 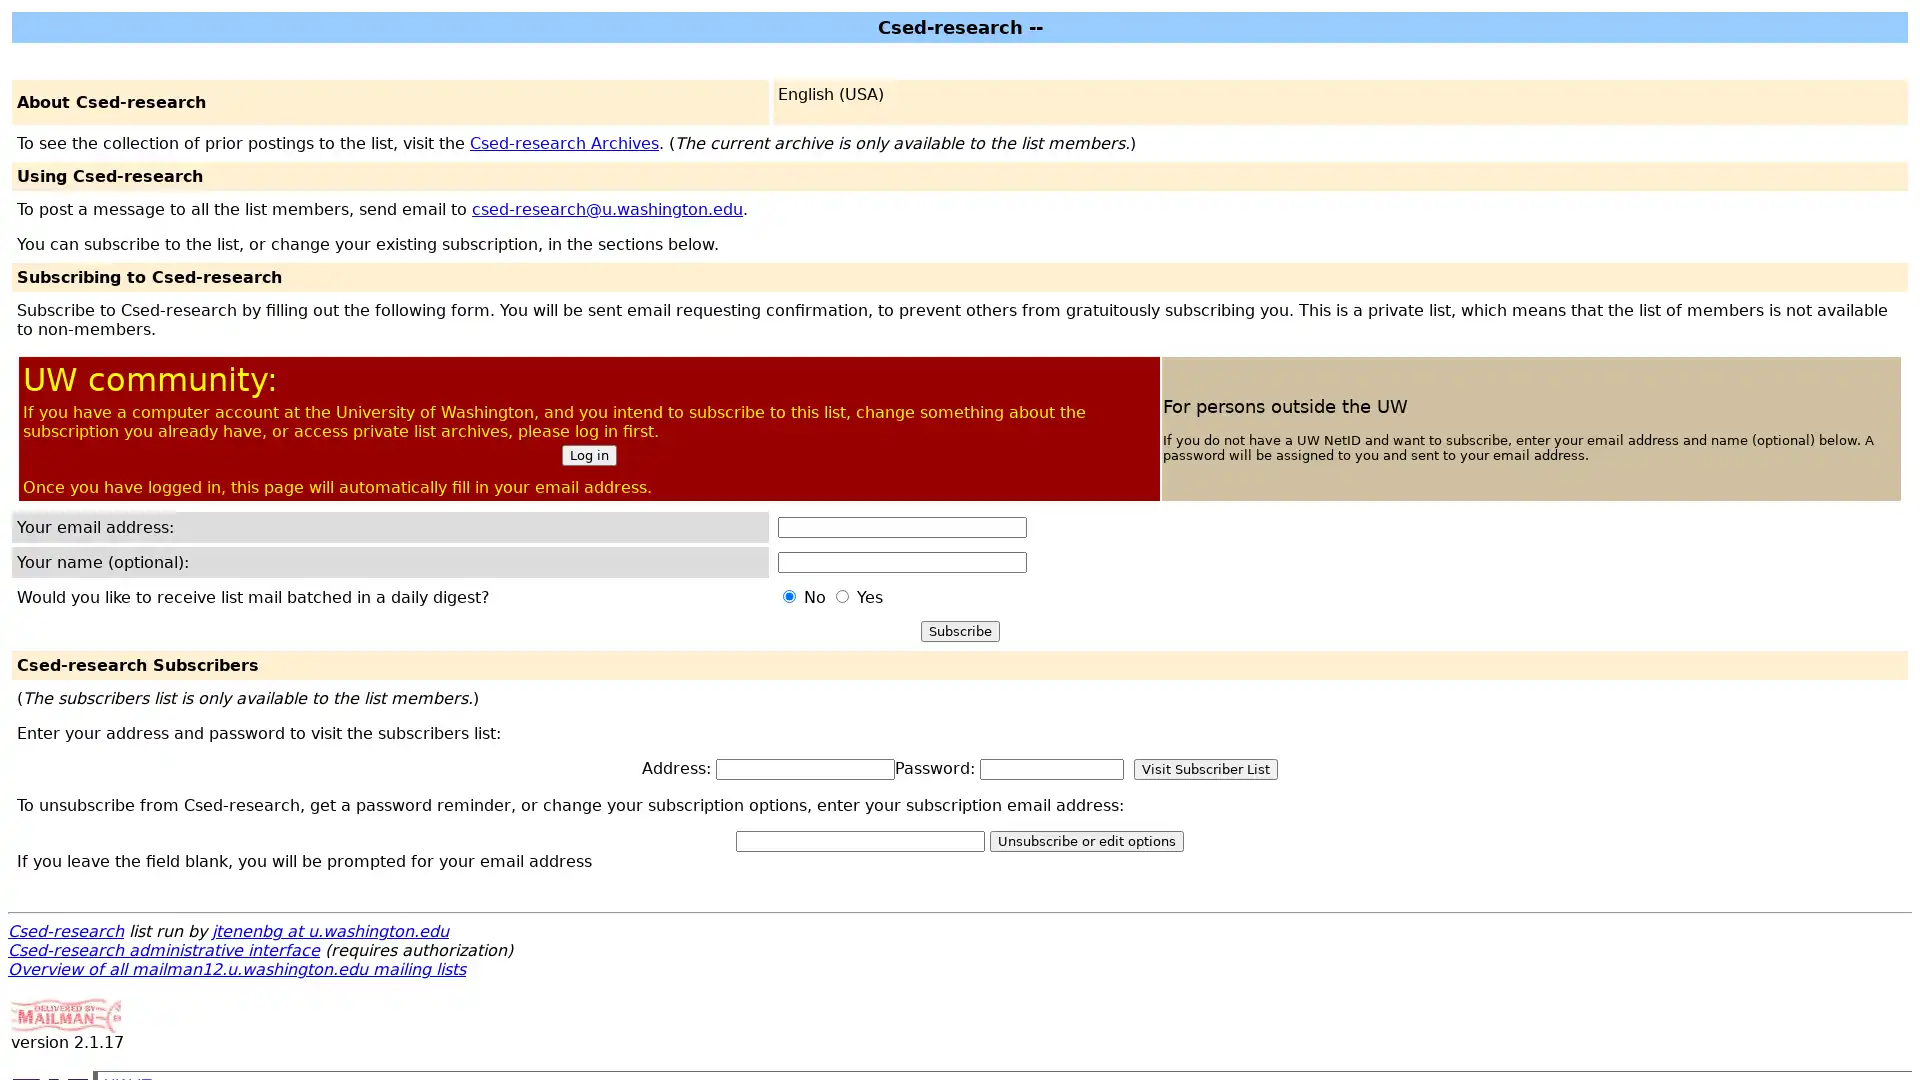 I want to click on Visit Subscriber List, so click(x=1204, y=768).